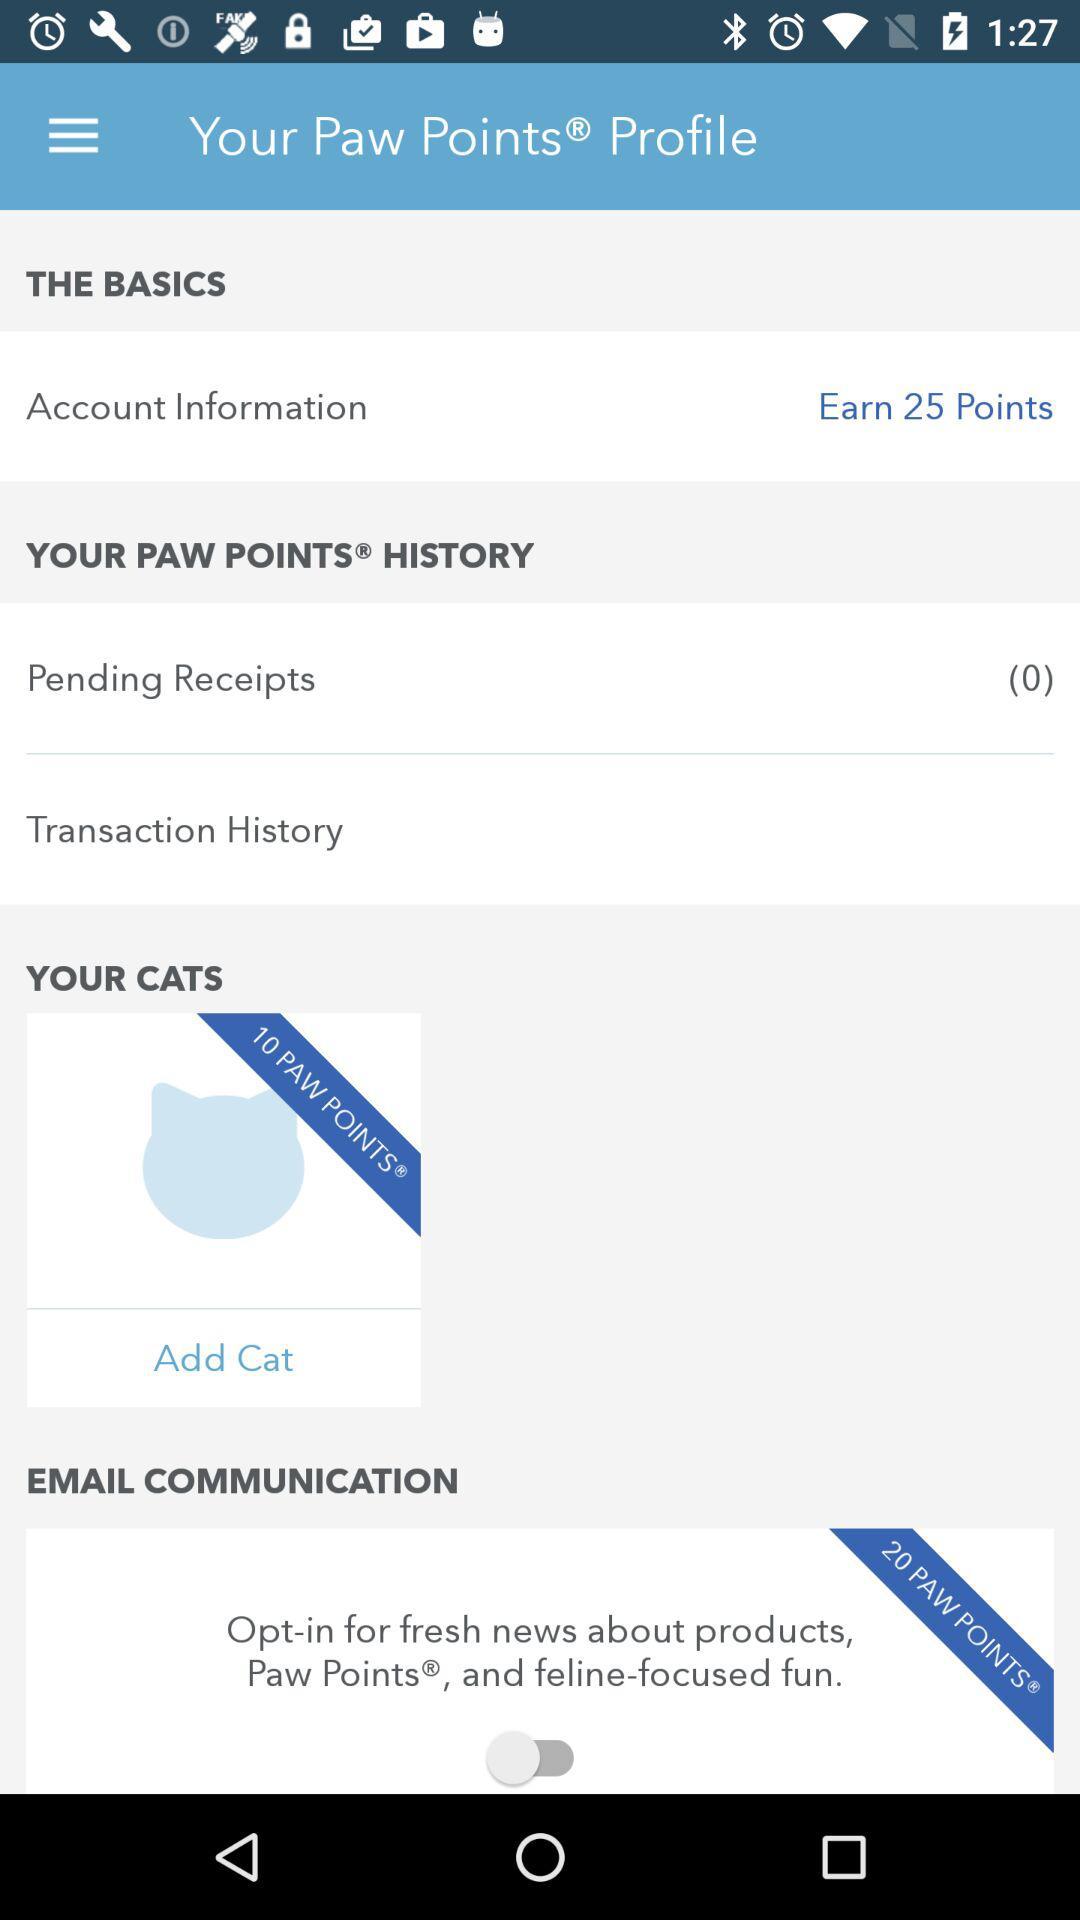 Image resolution: width=1080 pixels, height=1920 pixels. What do you see at coordinates (540, 1756) in the screenshot?
I see `item below opt in for item` at bounding box center [540, 1756].